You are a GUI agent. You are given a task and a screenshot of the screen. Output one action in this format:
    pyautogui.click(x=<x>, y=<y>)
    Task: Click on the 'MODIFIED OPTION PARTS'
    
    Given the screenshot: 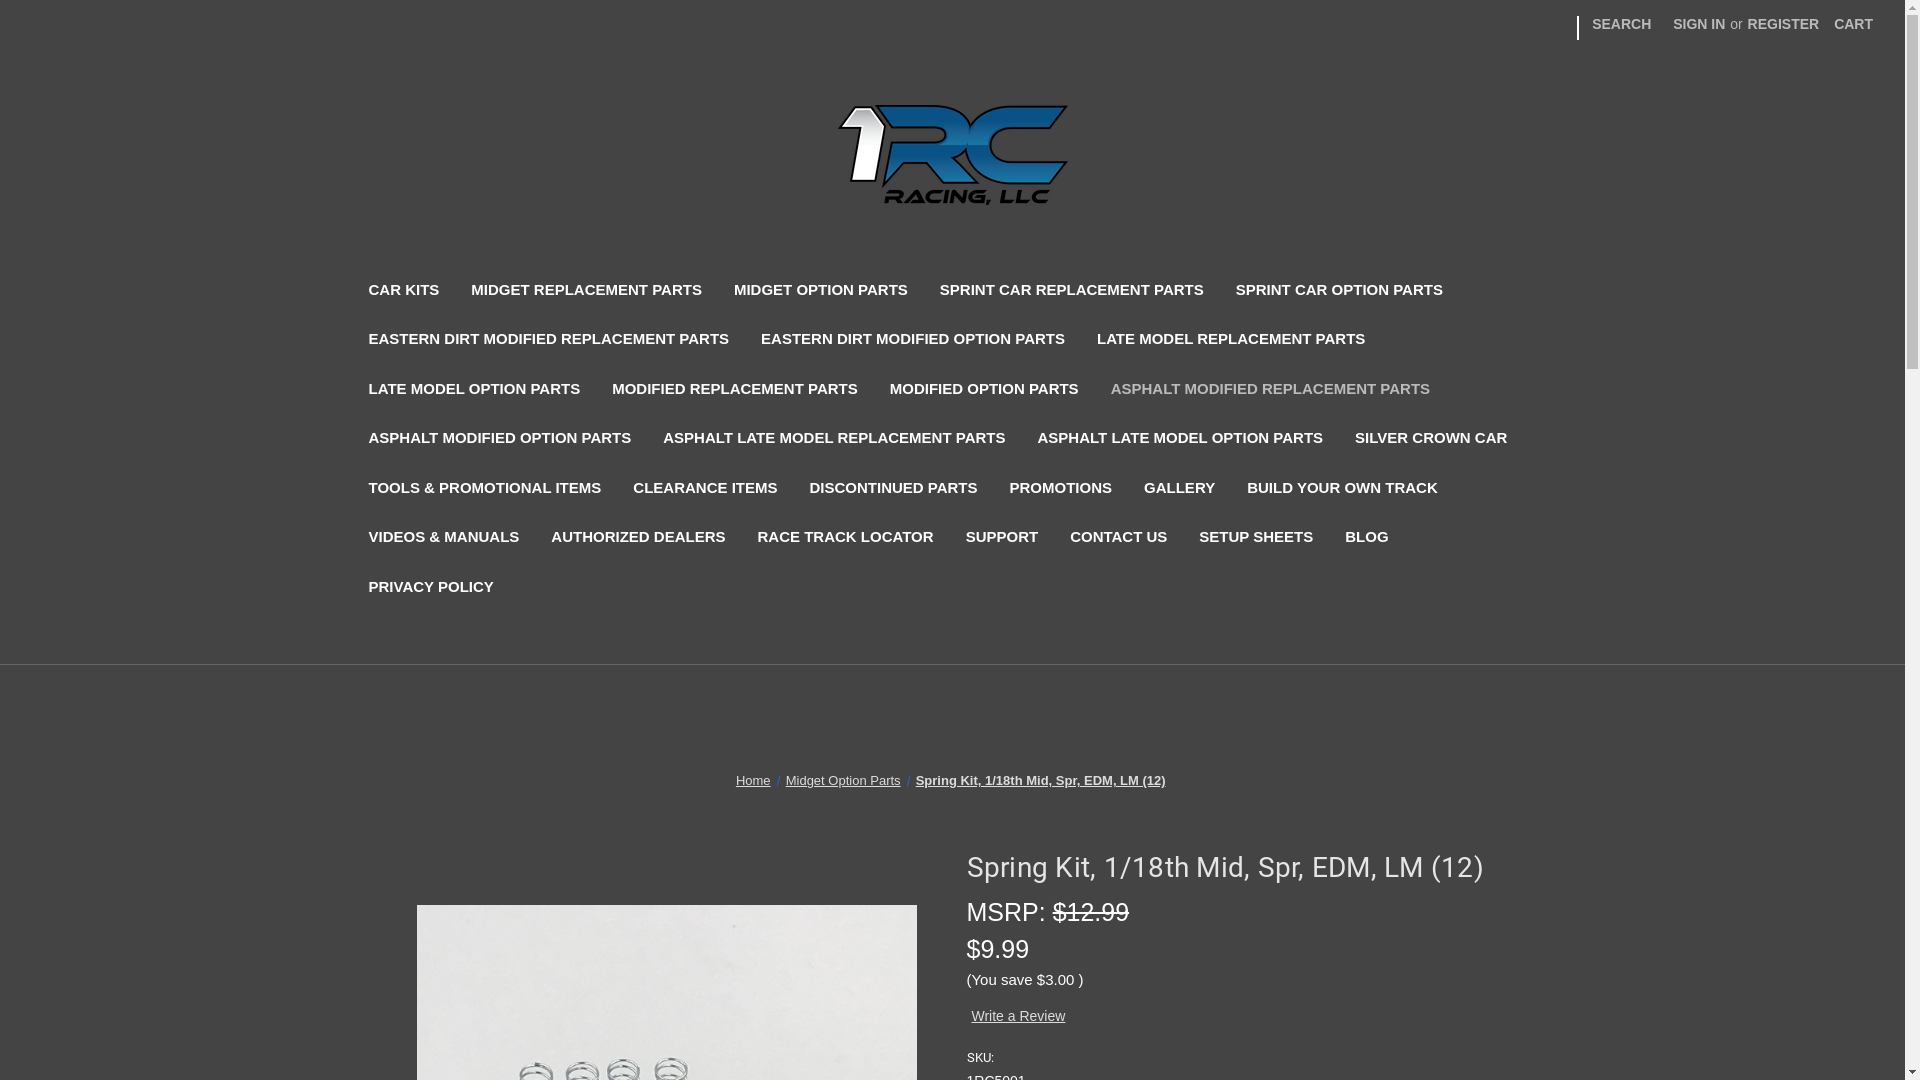 What is the action you would take?
    pyautogui.click(x=984, y=391)
    